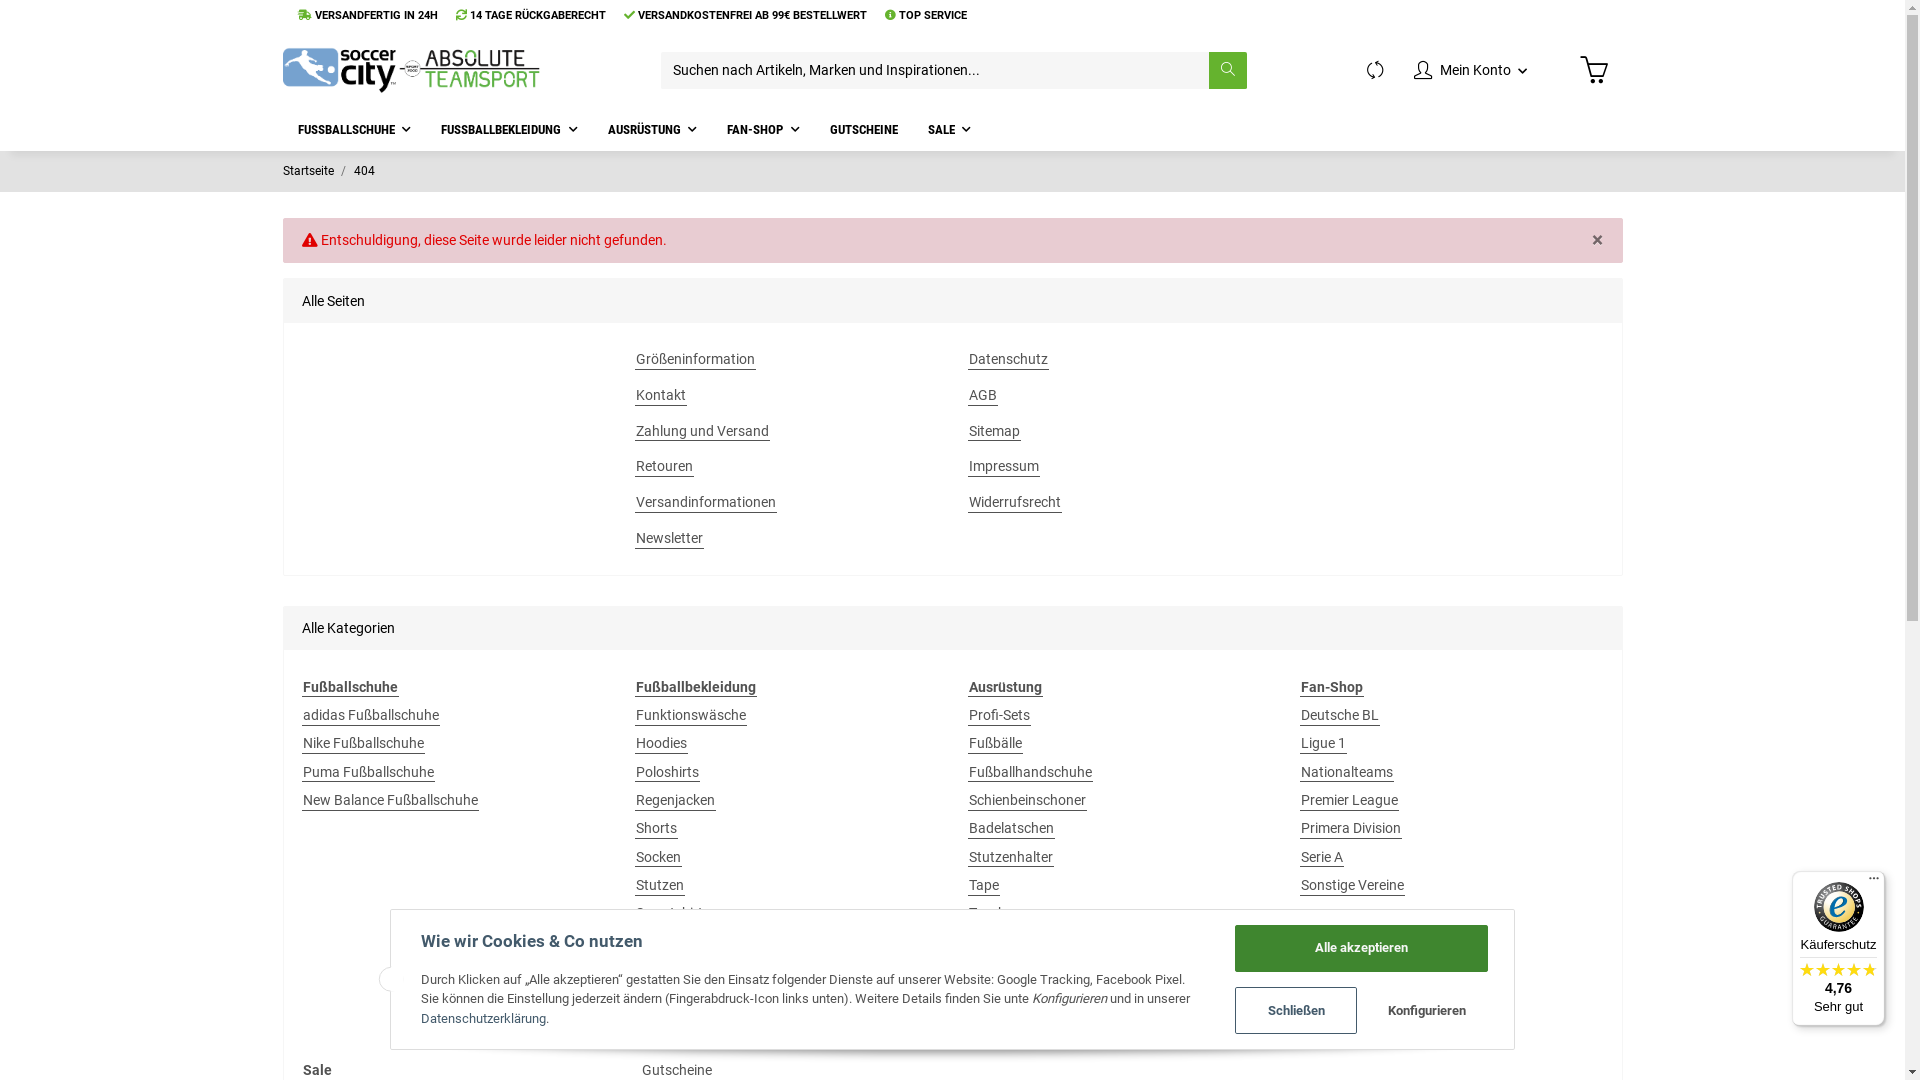 This screenshot has height=1080, width=1920. I want to click on 'soccercity', so click(281, 69).